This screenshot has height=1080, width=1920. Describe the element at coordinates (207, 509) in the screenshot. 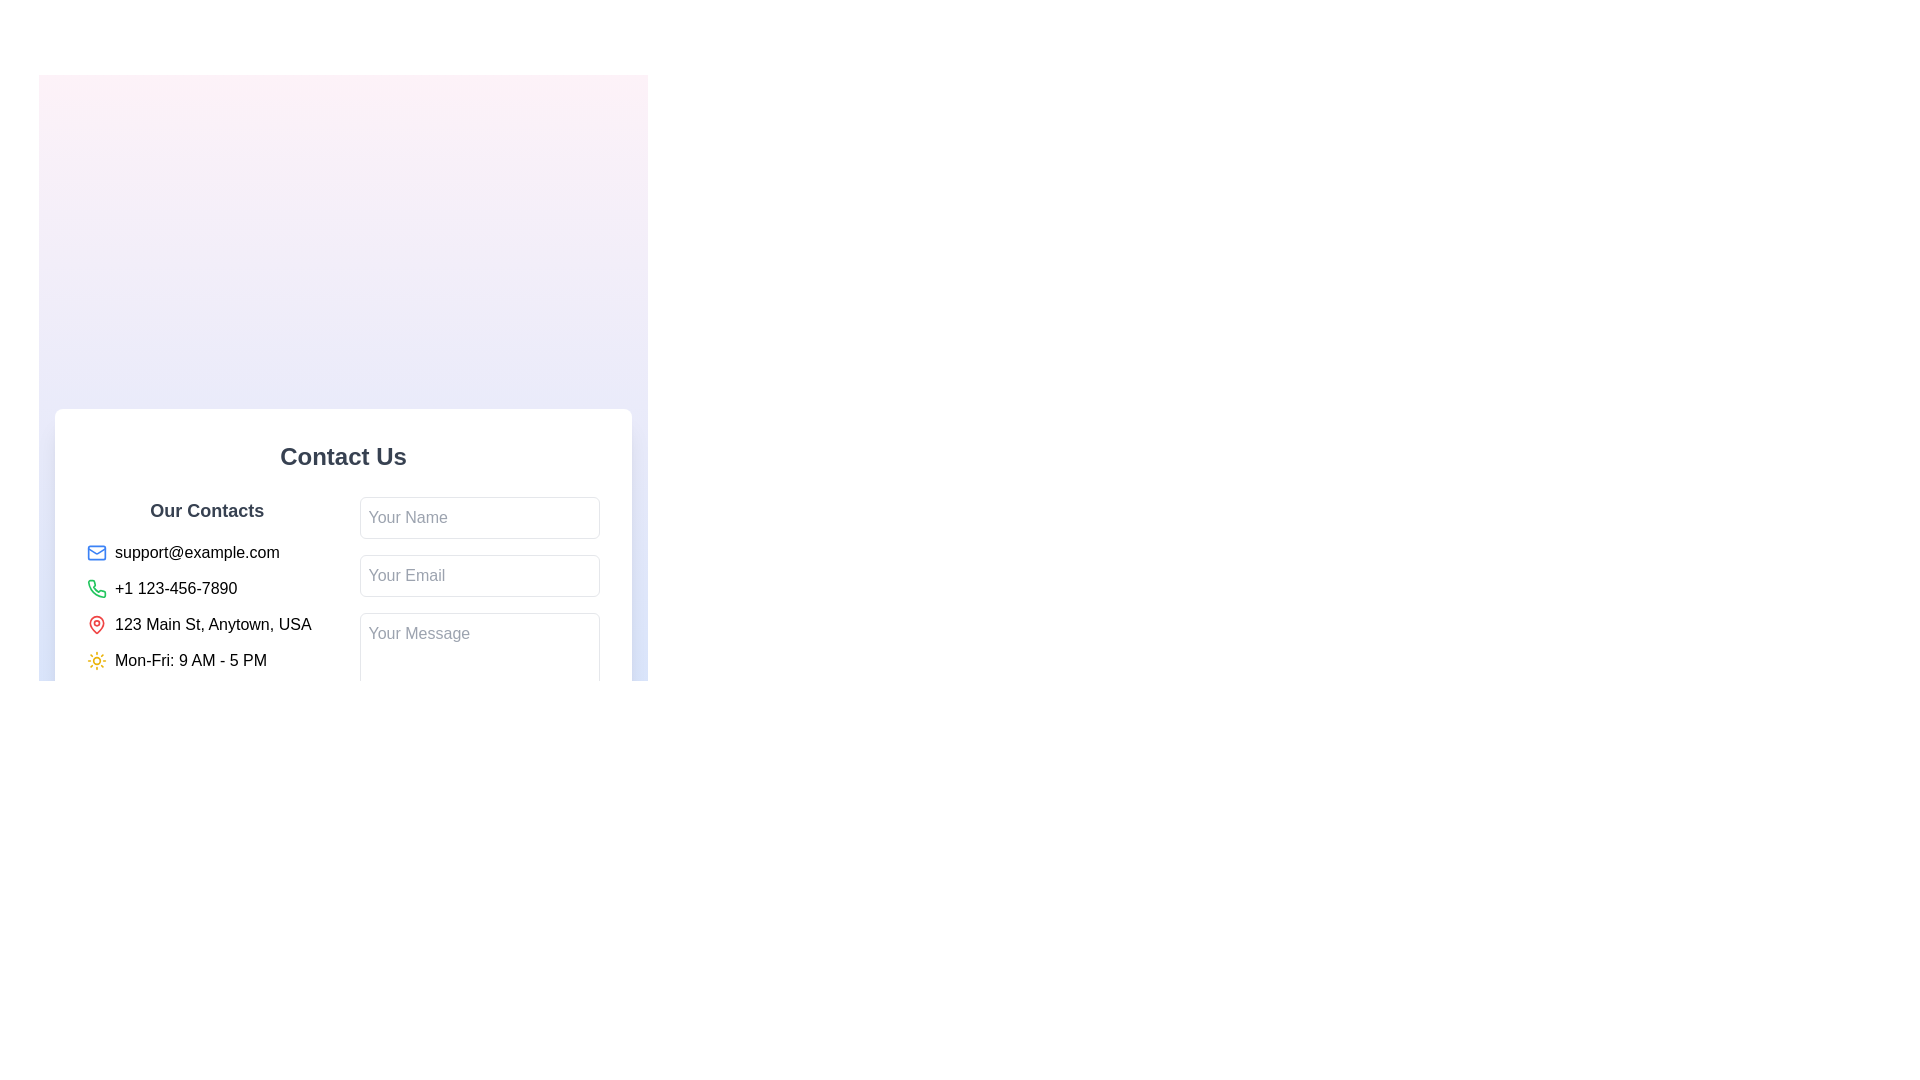

I see `the bold text element reading 'Our Contacts,' which is styled in a larger font size and dark gray color, located at the top center of the contact information section` at that location.